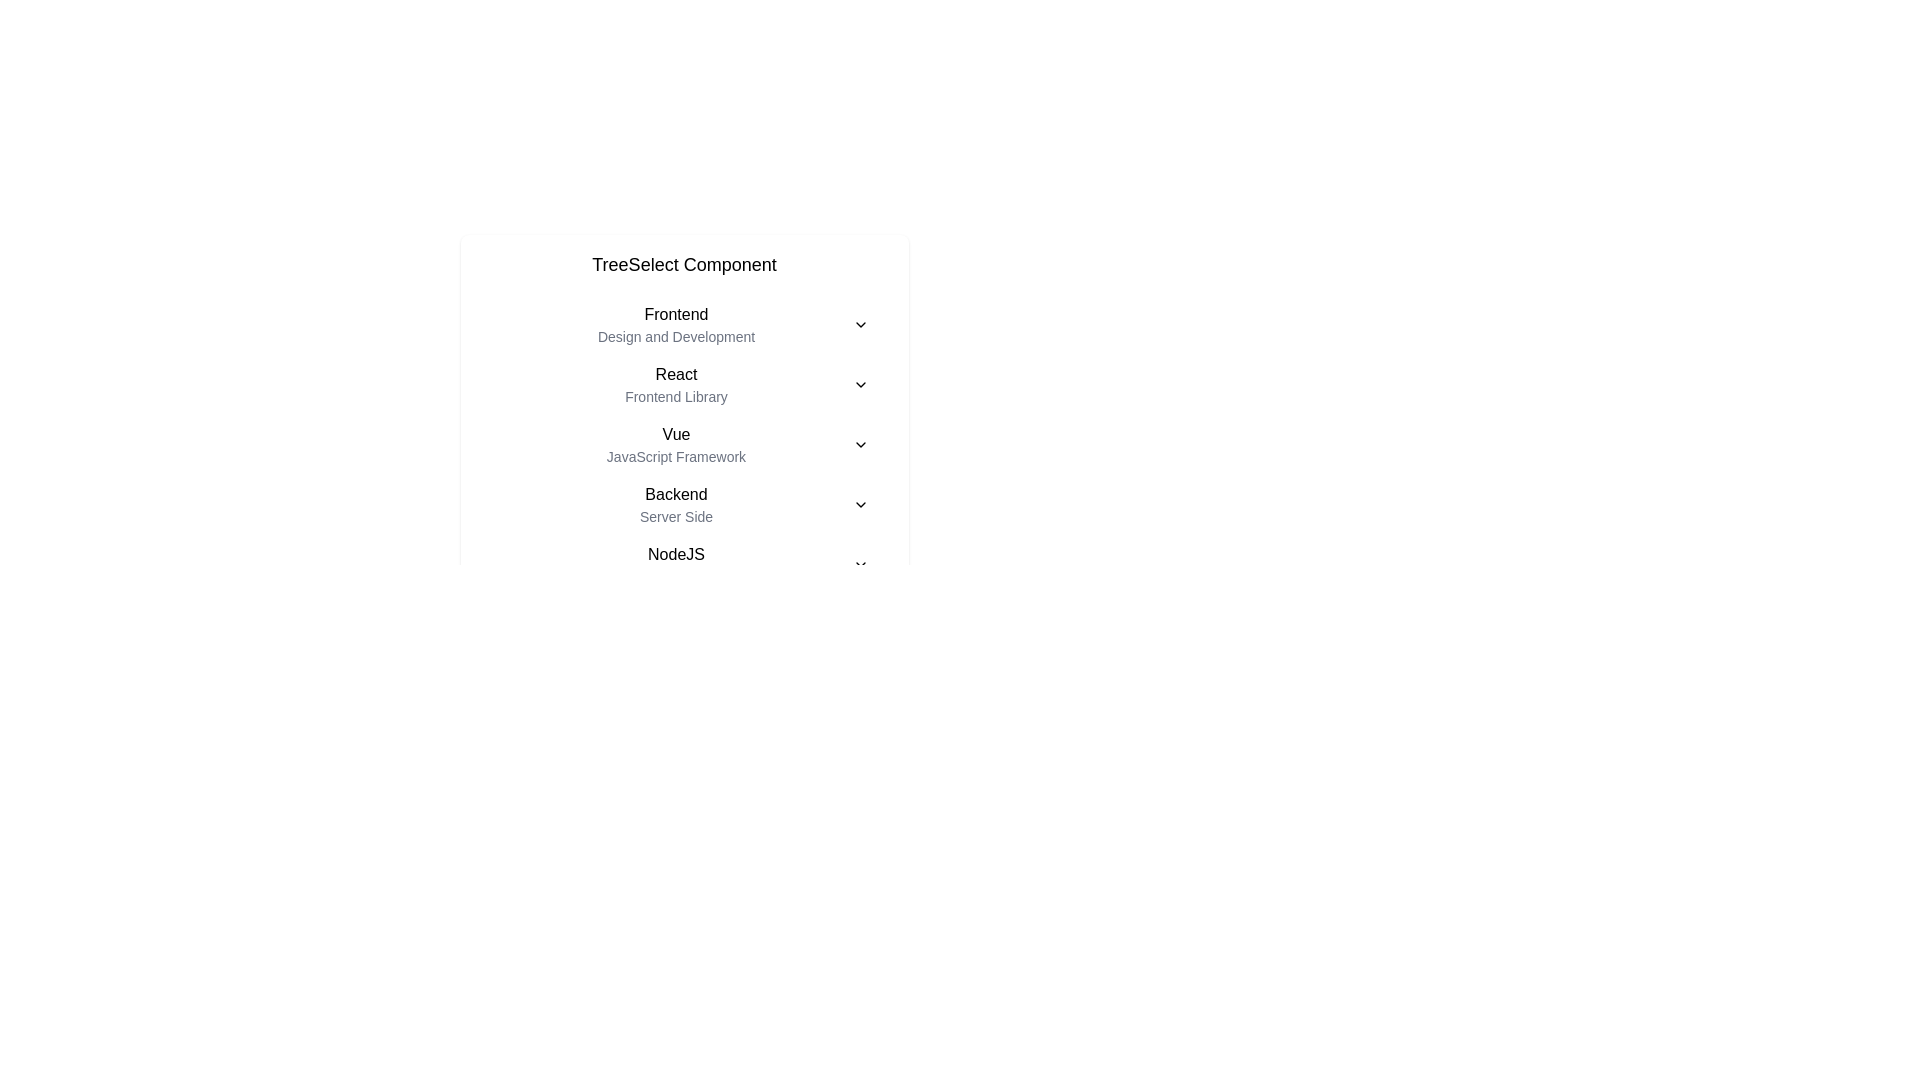 The height and width of the screenshot is (1080, 1920). I want to click on the dropdown menu item related to the 'Vue JavaScript Framework' for keyboard navigation, so click(684, 443).